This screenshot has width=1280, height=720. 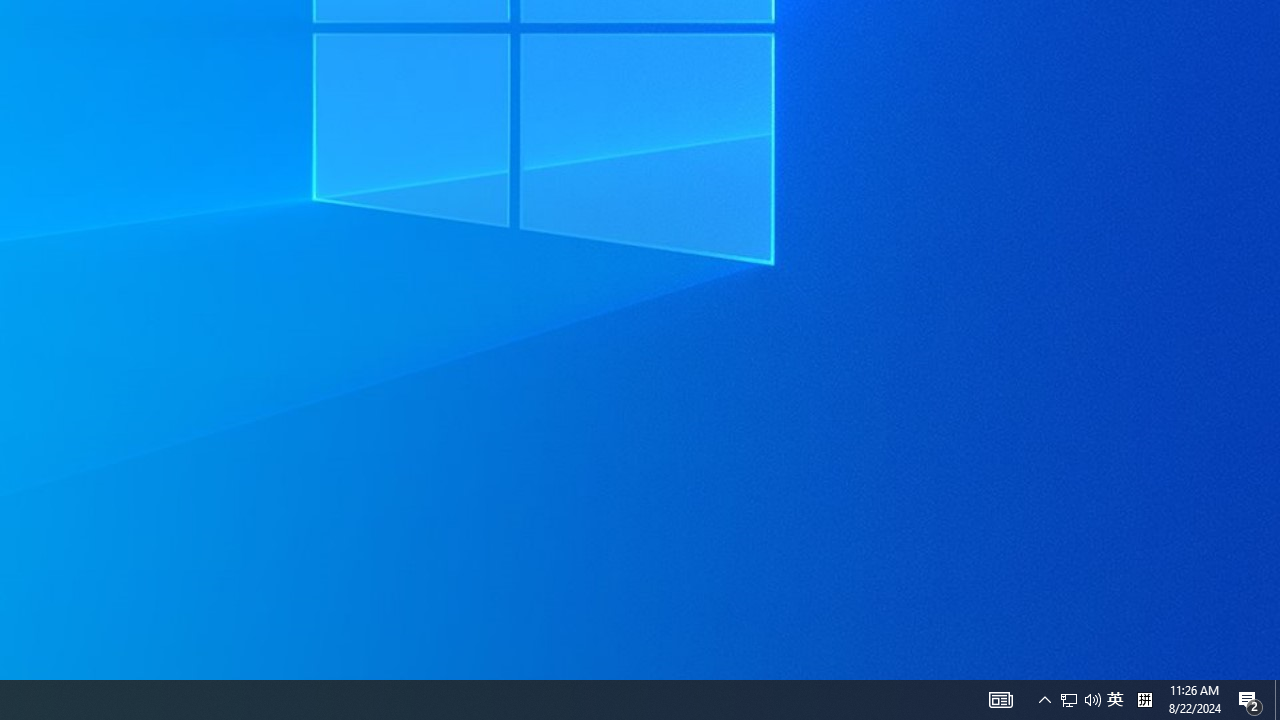 I want to click on 'AutomationID: 4105', so click(x=1000, y=698).